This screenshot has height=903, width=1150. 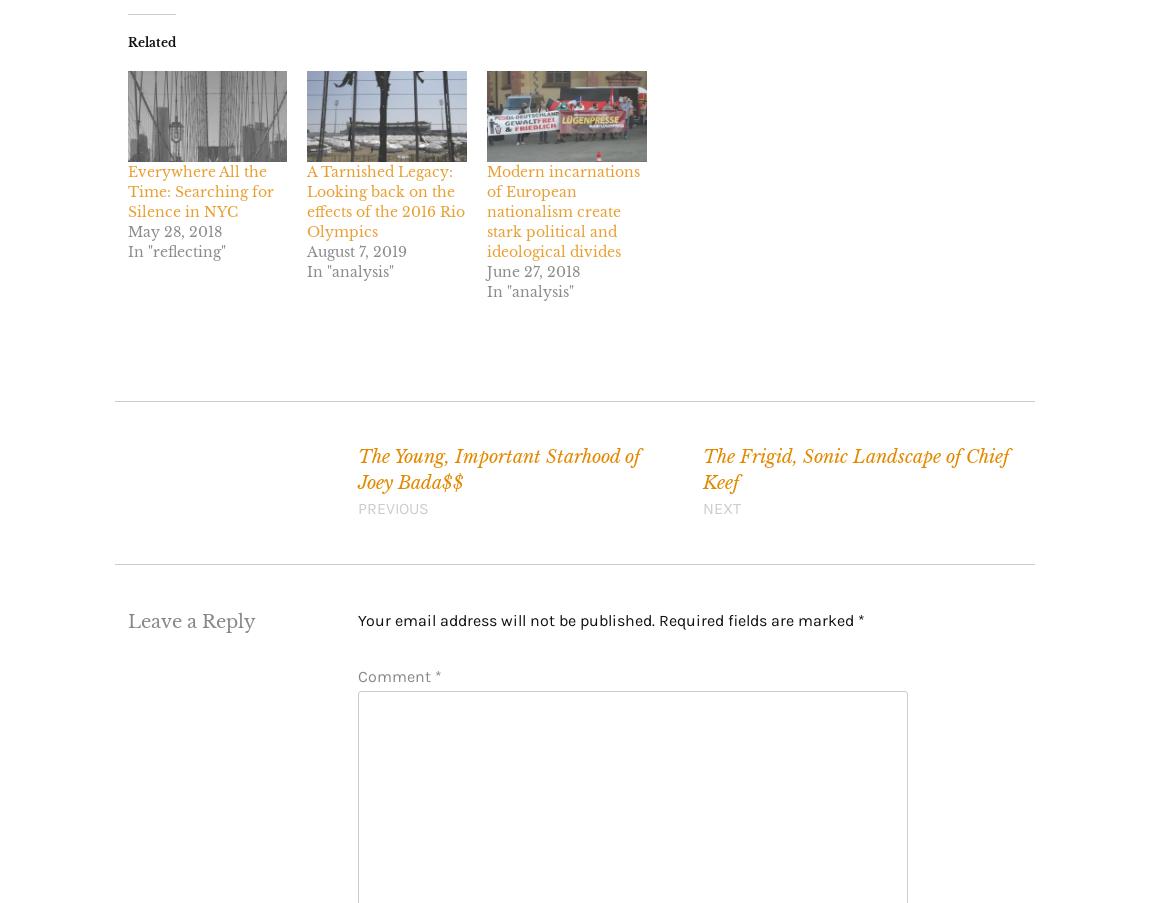 I want to click on 'Leave a Reply', so click(x=190, y=620).